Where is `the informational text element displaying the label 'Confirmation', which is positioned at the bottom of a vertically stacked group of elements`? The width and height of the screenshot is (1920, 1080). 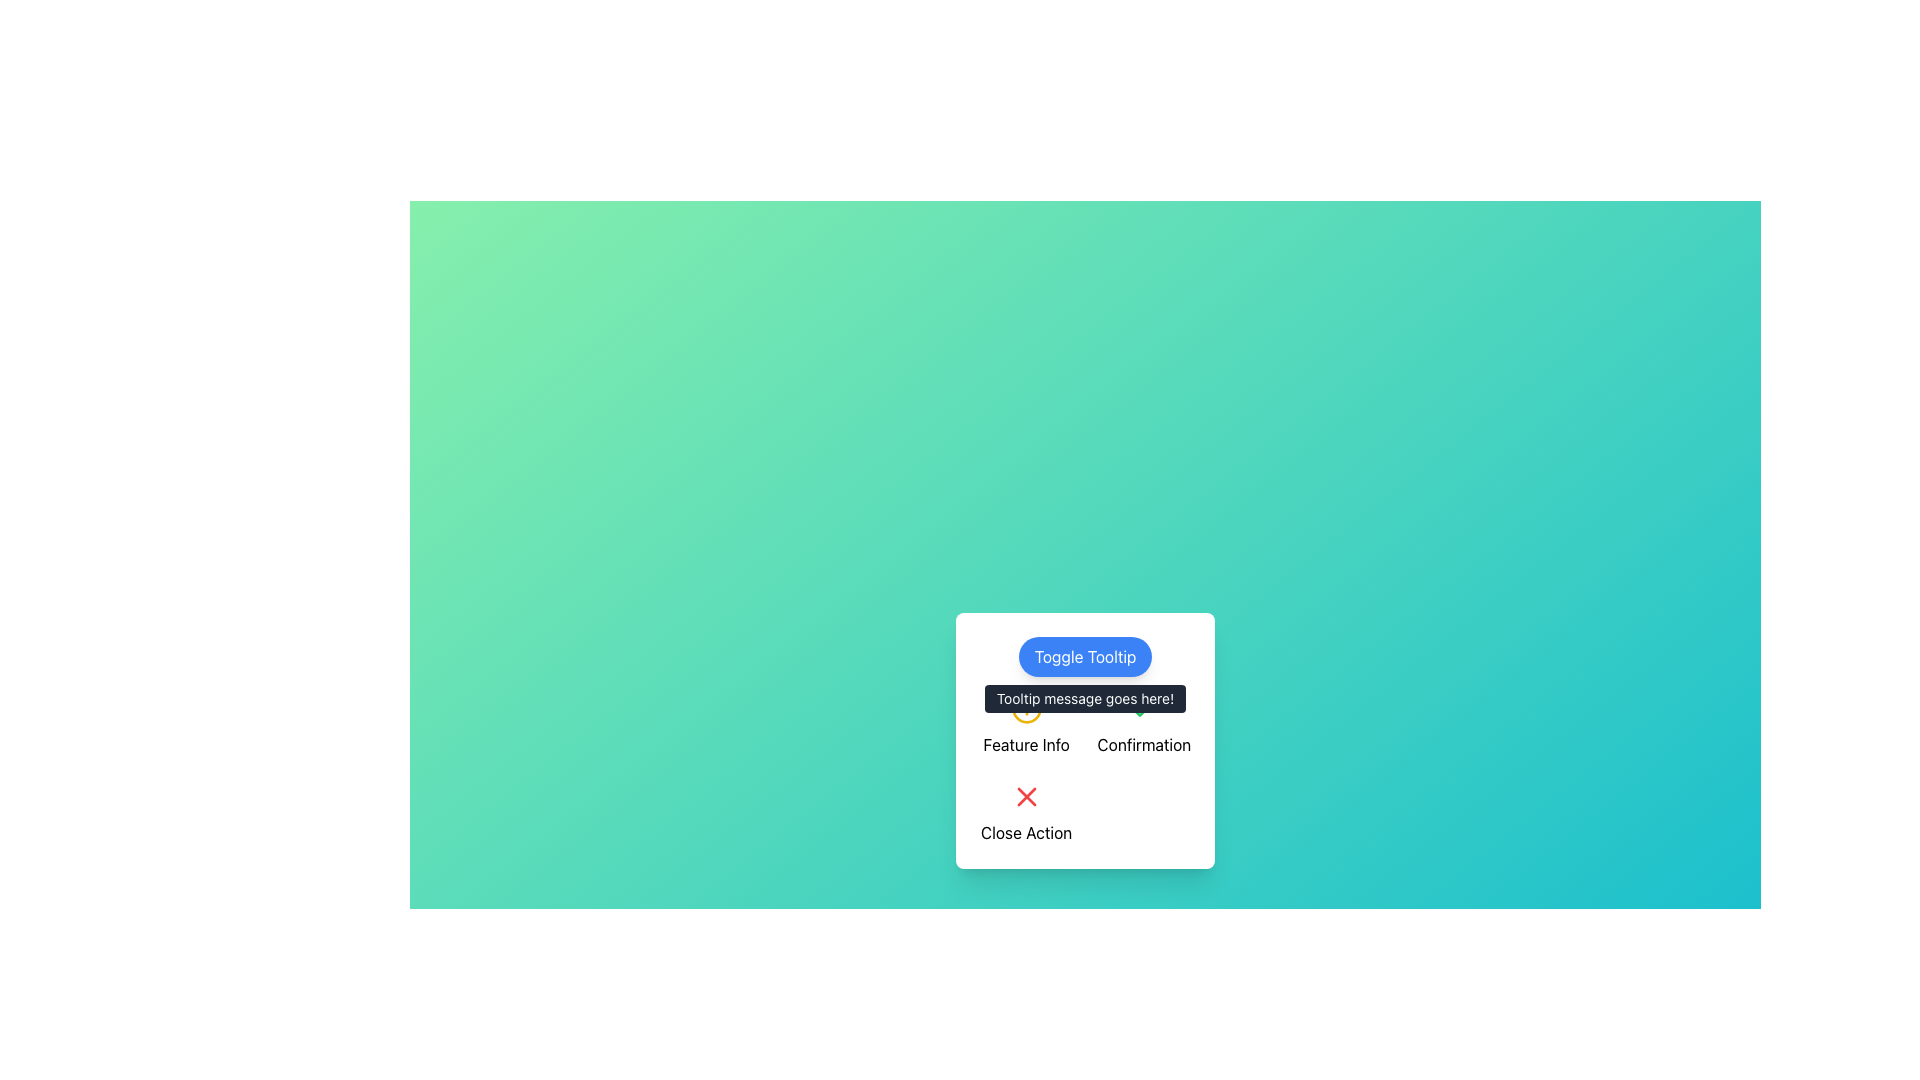 the informational text element displaying the label 'Confirmation', which is positioned at the bottom of a vertically stacked group of elements is located at coordinates (1144, 744).